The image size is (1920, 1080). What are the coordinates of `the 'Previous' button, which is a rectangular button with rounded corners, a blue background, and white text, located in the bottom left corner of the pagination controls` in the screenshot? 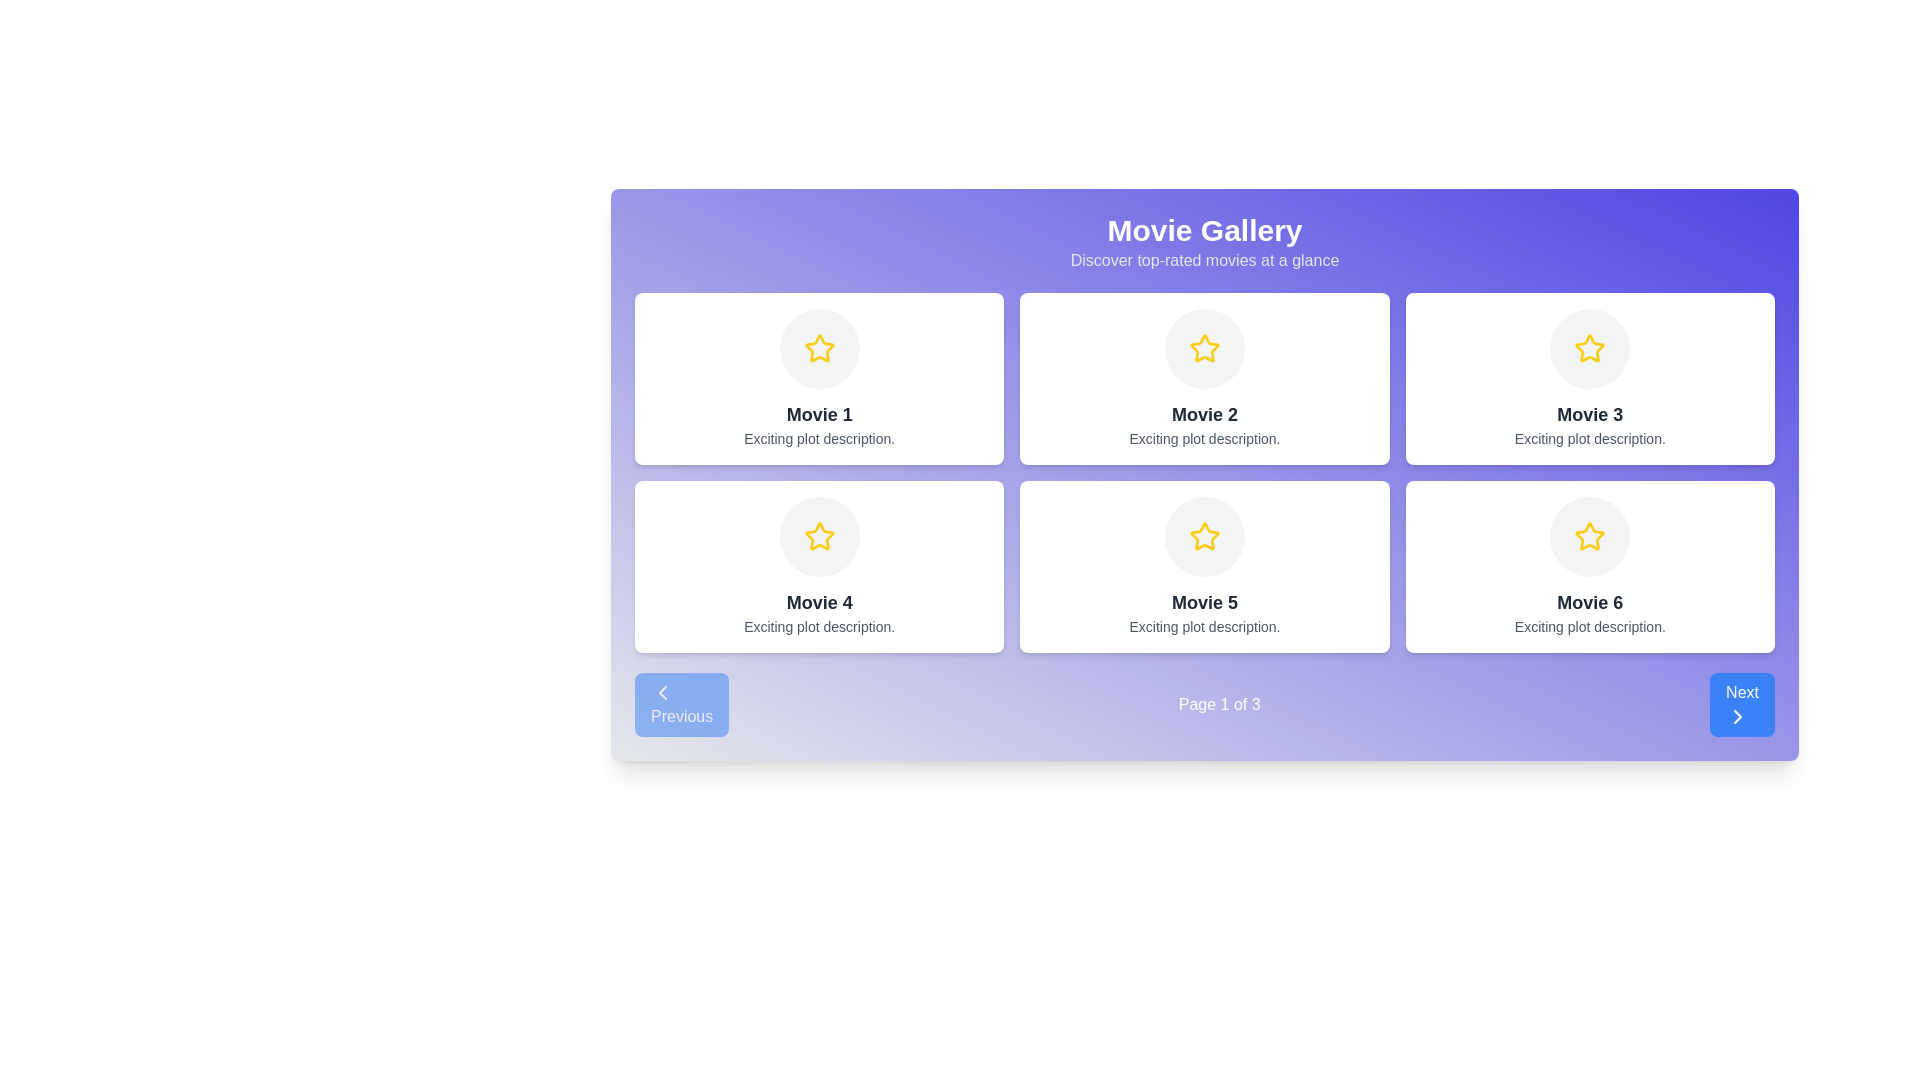 It's located at (682, 704).